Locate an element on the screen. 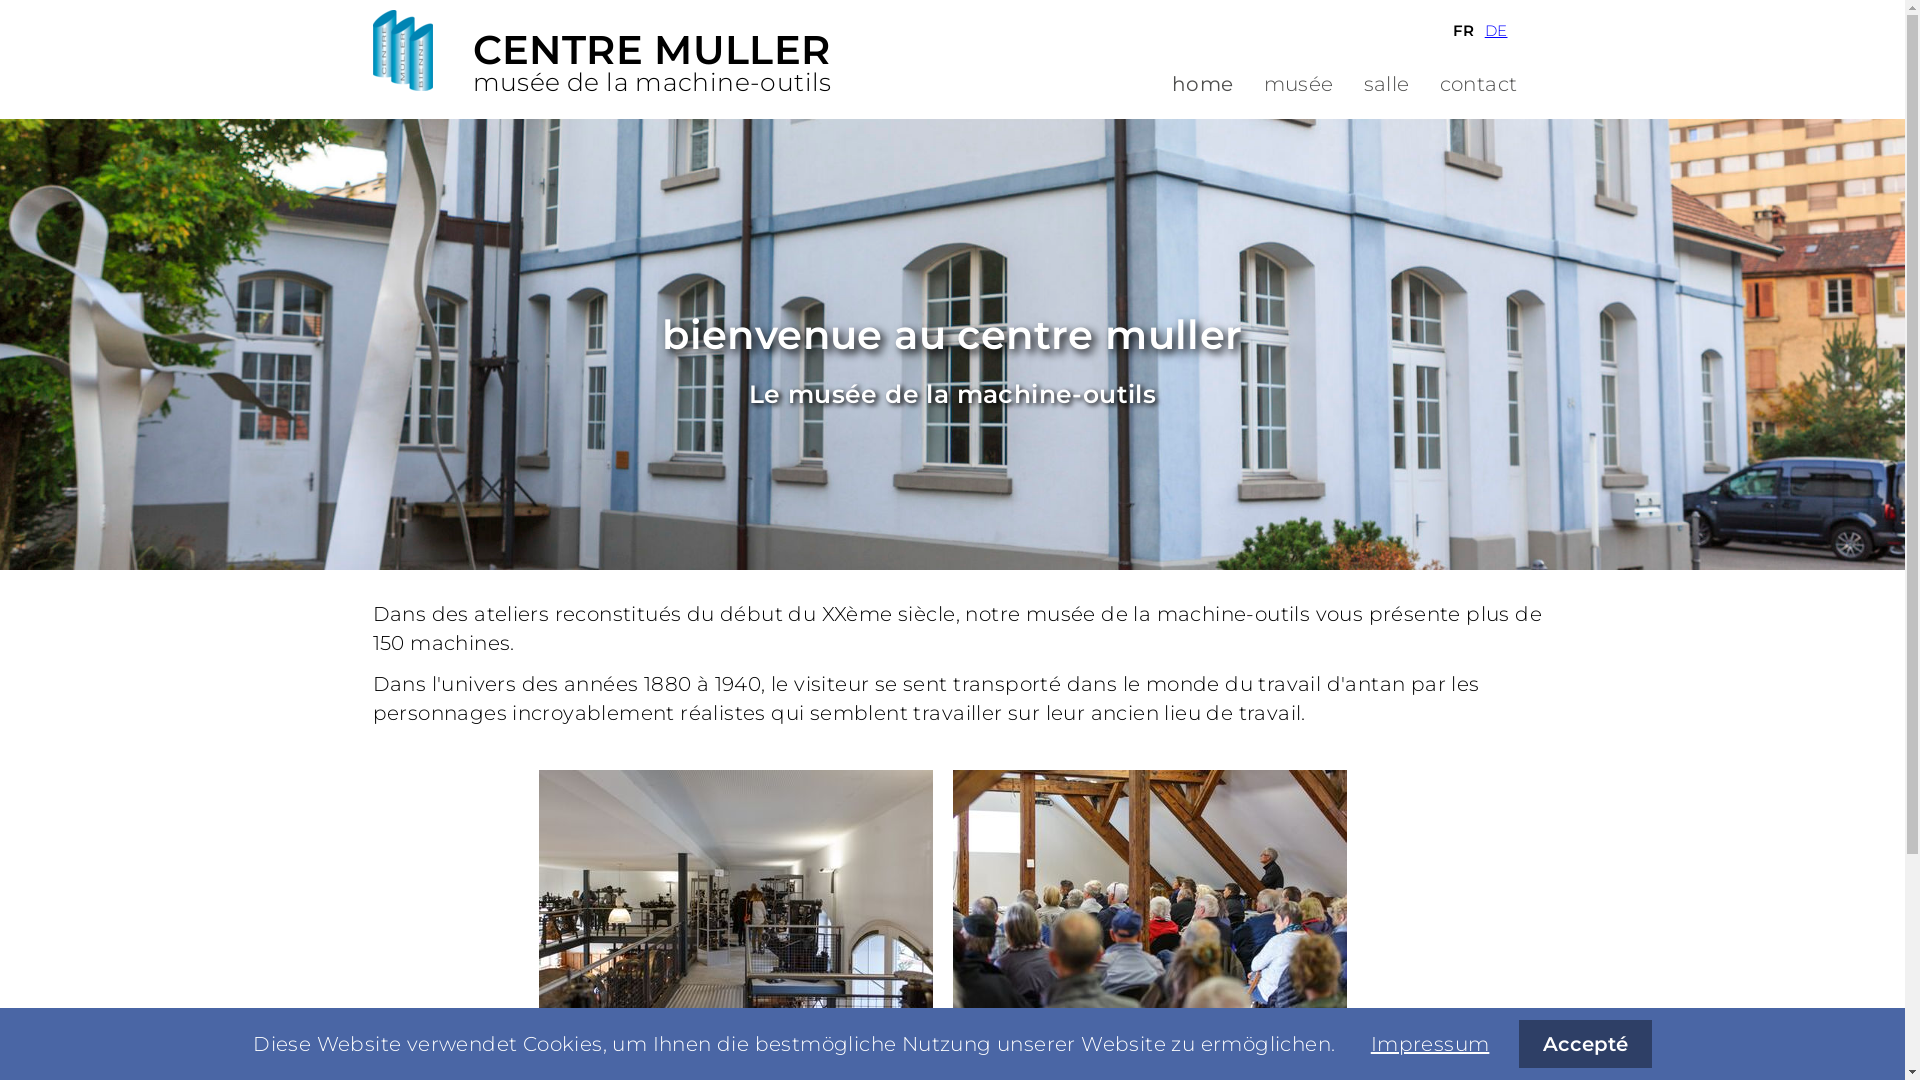 The height and width of the screenshot is (1080, 1920). 'muller group sa' is located at coordinates (1233, 1055).